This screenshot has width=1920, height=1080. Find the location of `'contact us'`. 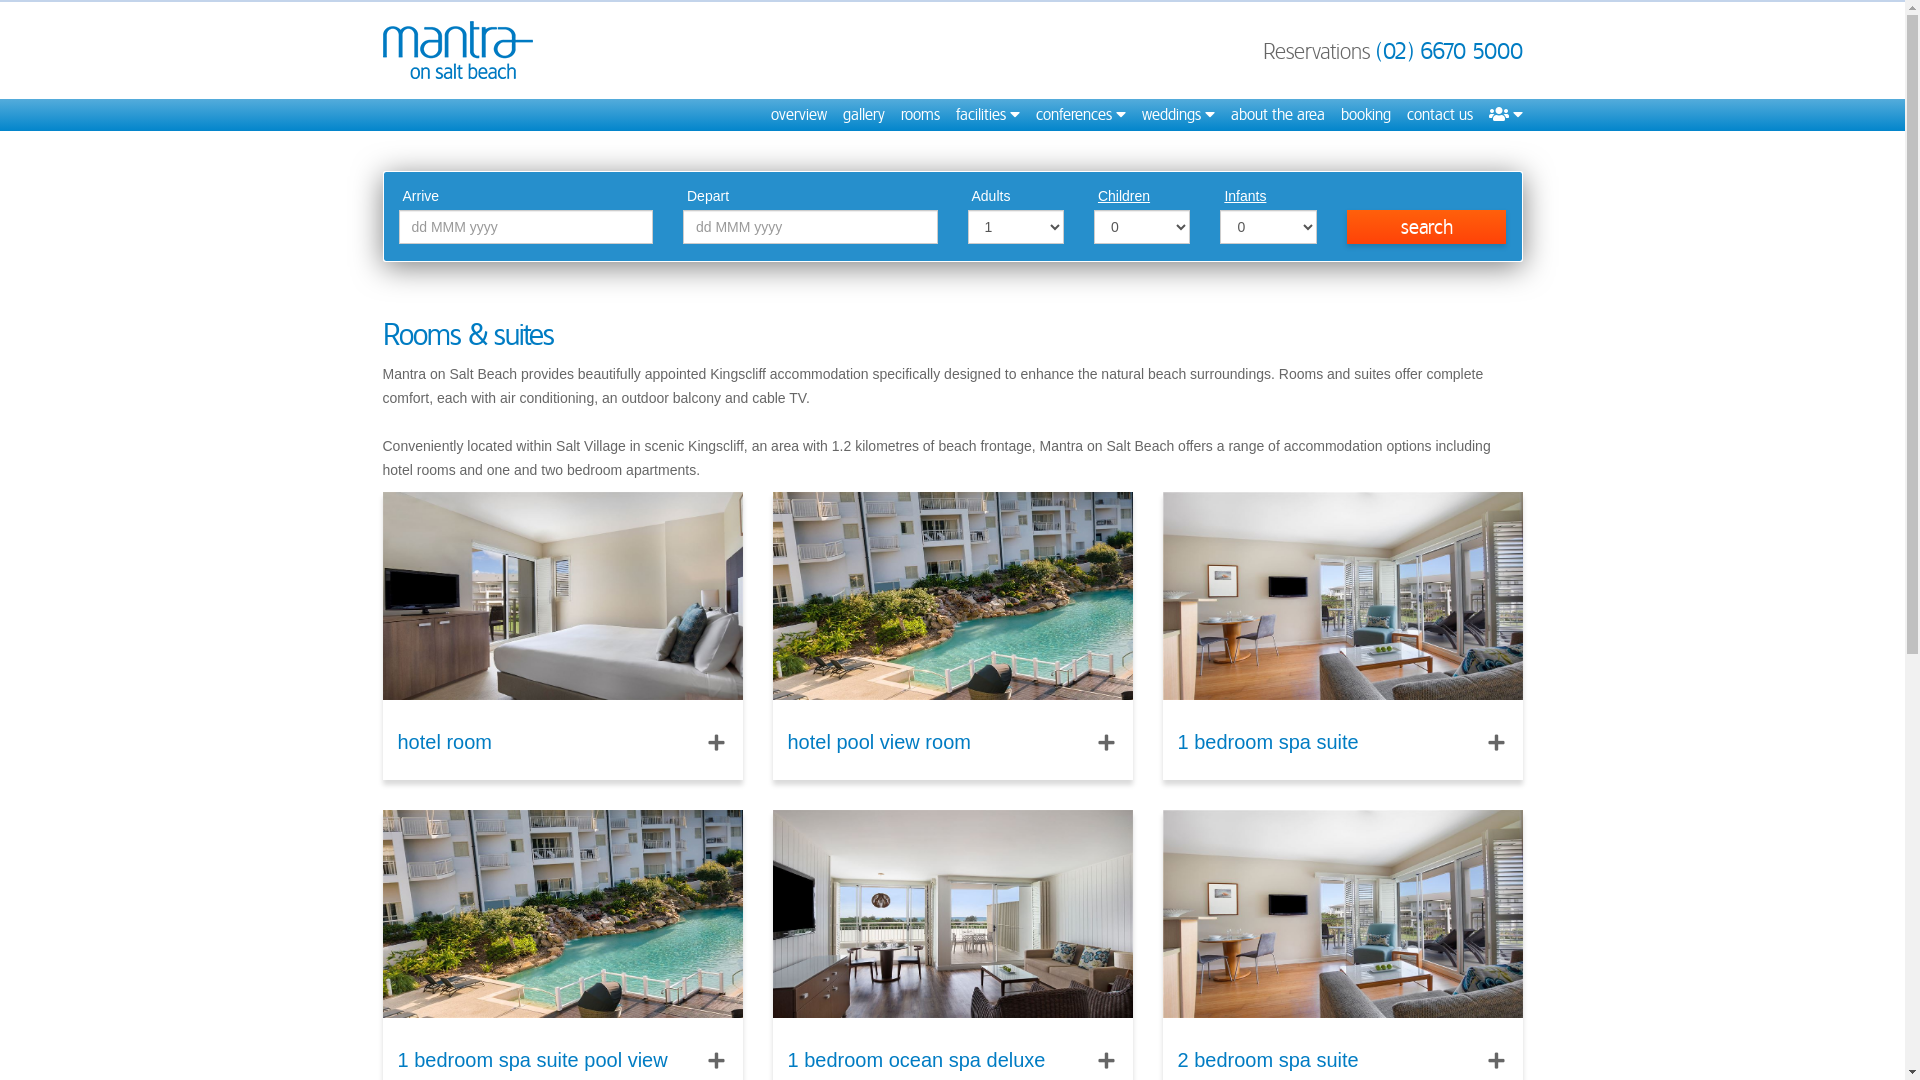

'contact us' is located at coordinates (1405, 115).